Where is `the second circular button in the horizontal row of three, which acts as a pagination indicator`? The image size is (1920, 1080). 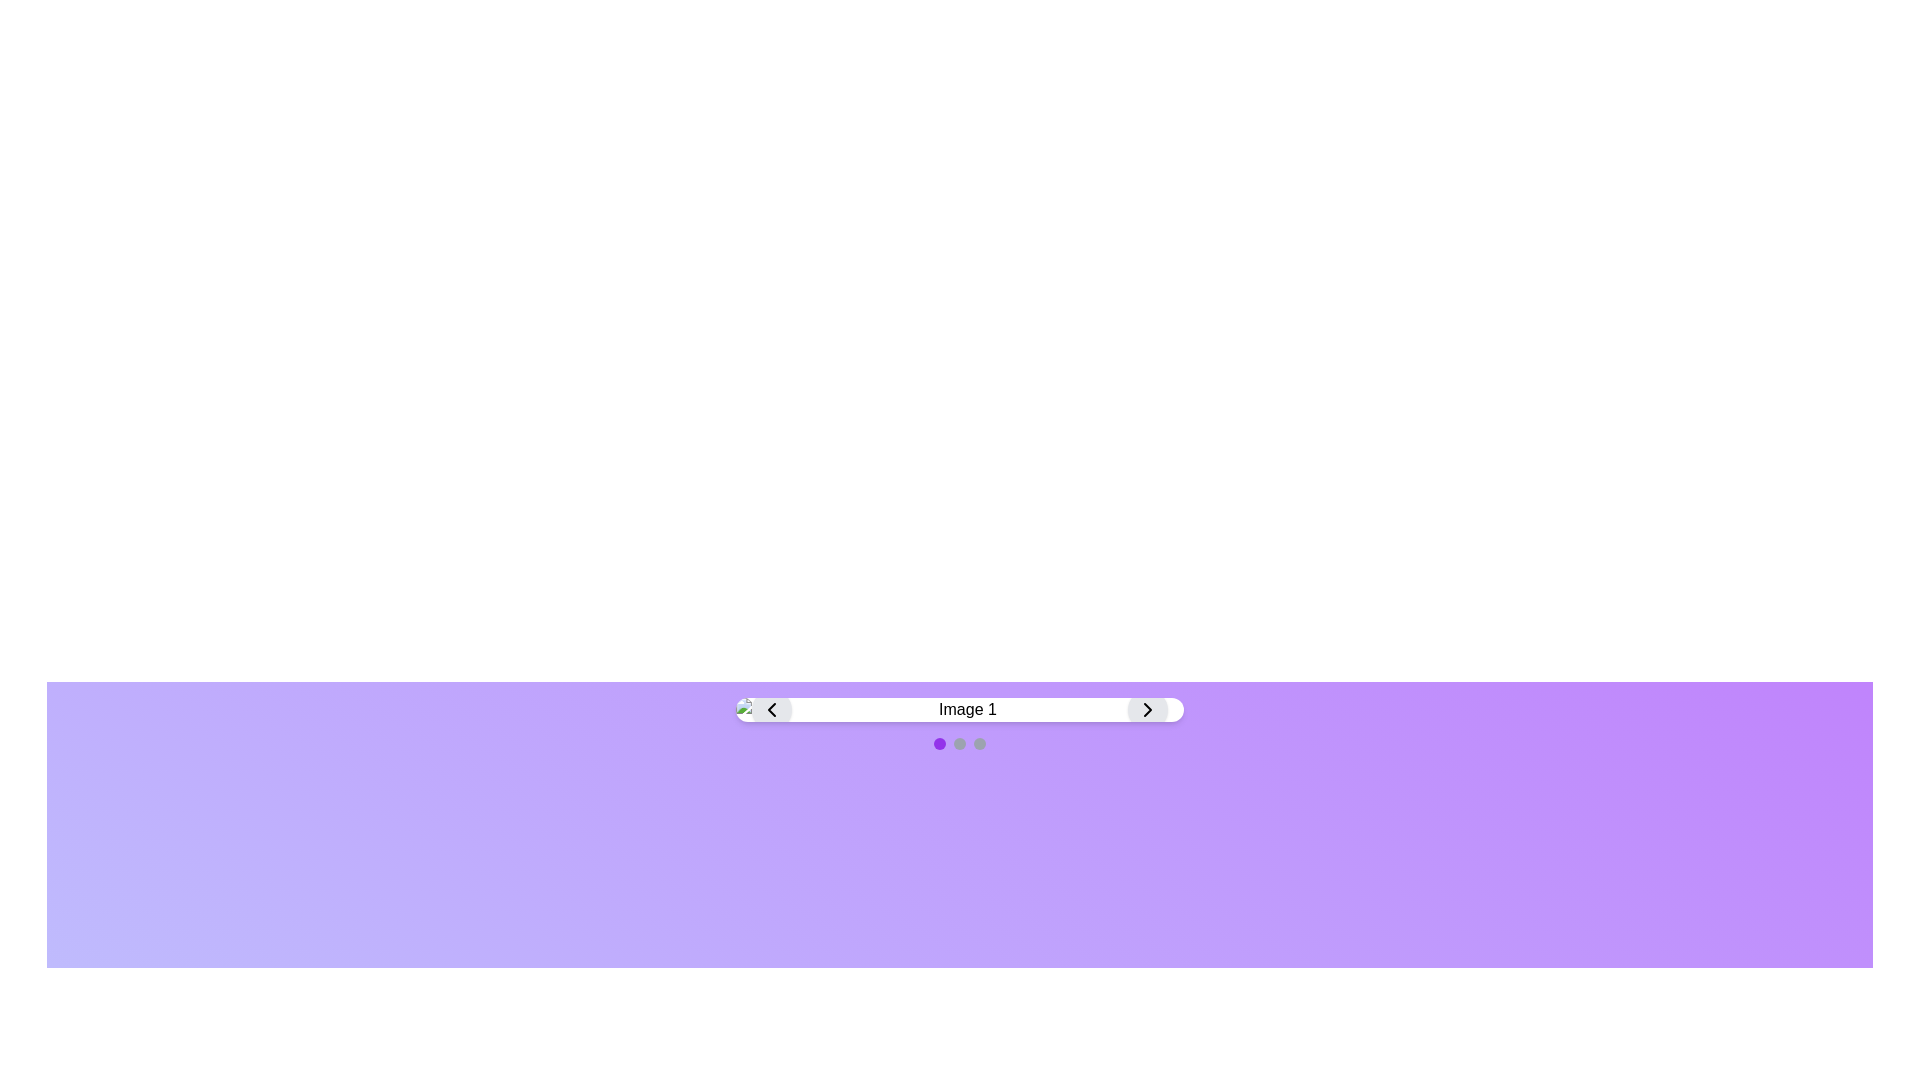 the second circular button in the horizontal row of three, which acts as a pagination indicator is located at coordinates (960, 744).